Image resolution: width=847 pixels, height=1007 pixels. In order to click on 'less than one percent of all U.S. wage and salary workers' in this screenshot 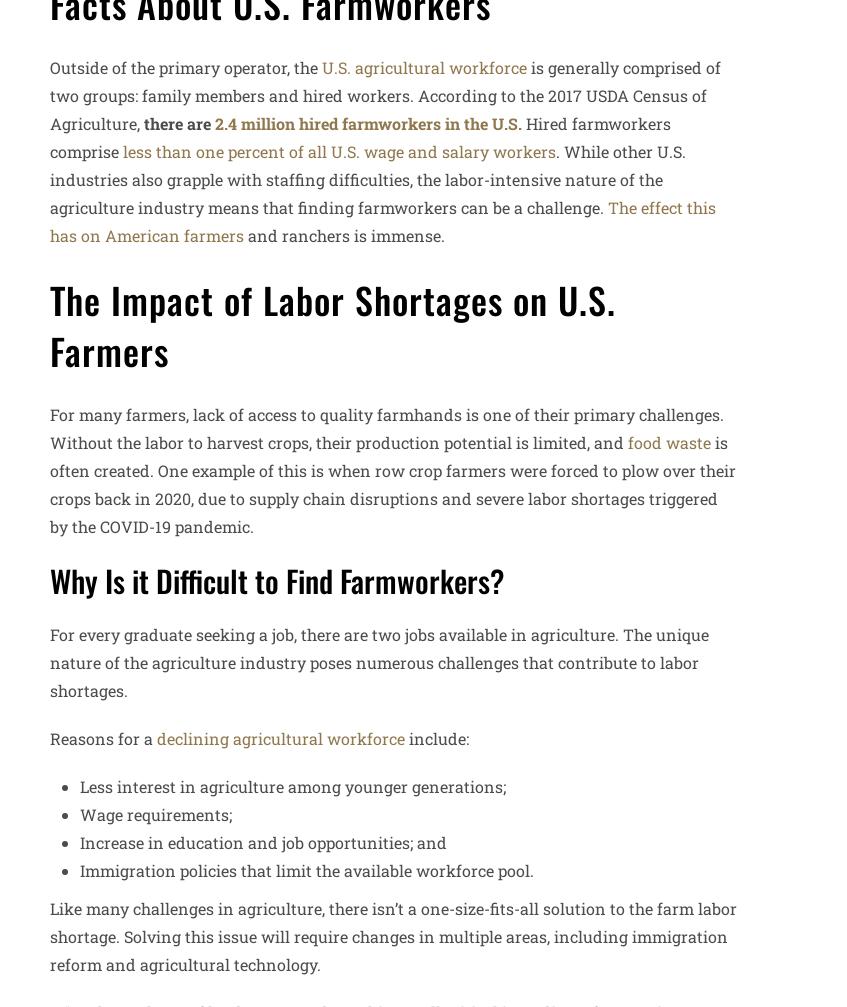, I will do `click(339, 151)`.